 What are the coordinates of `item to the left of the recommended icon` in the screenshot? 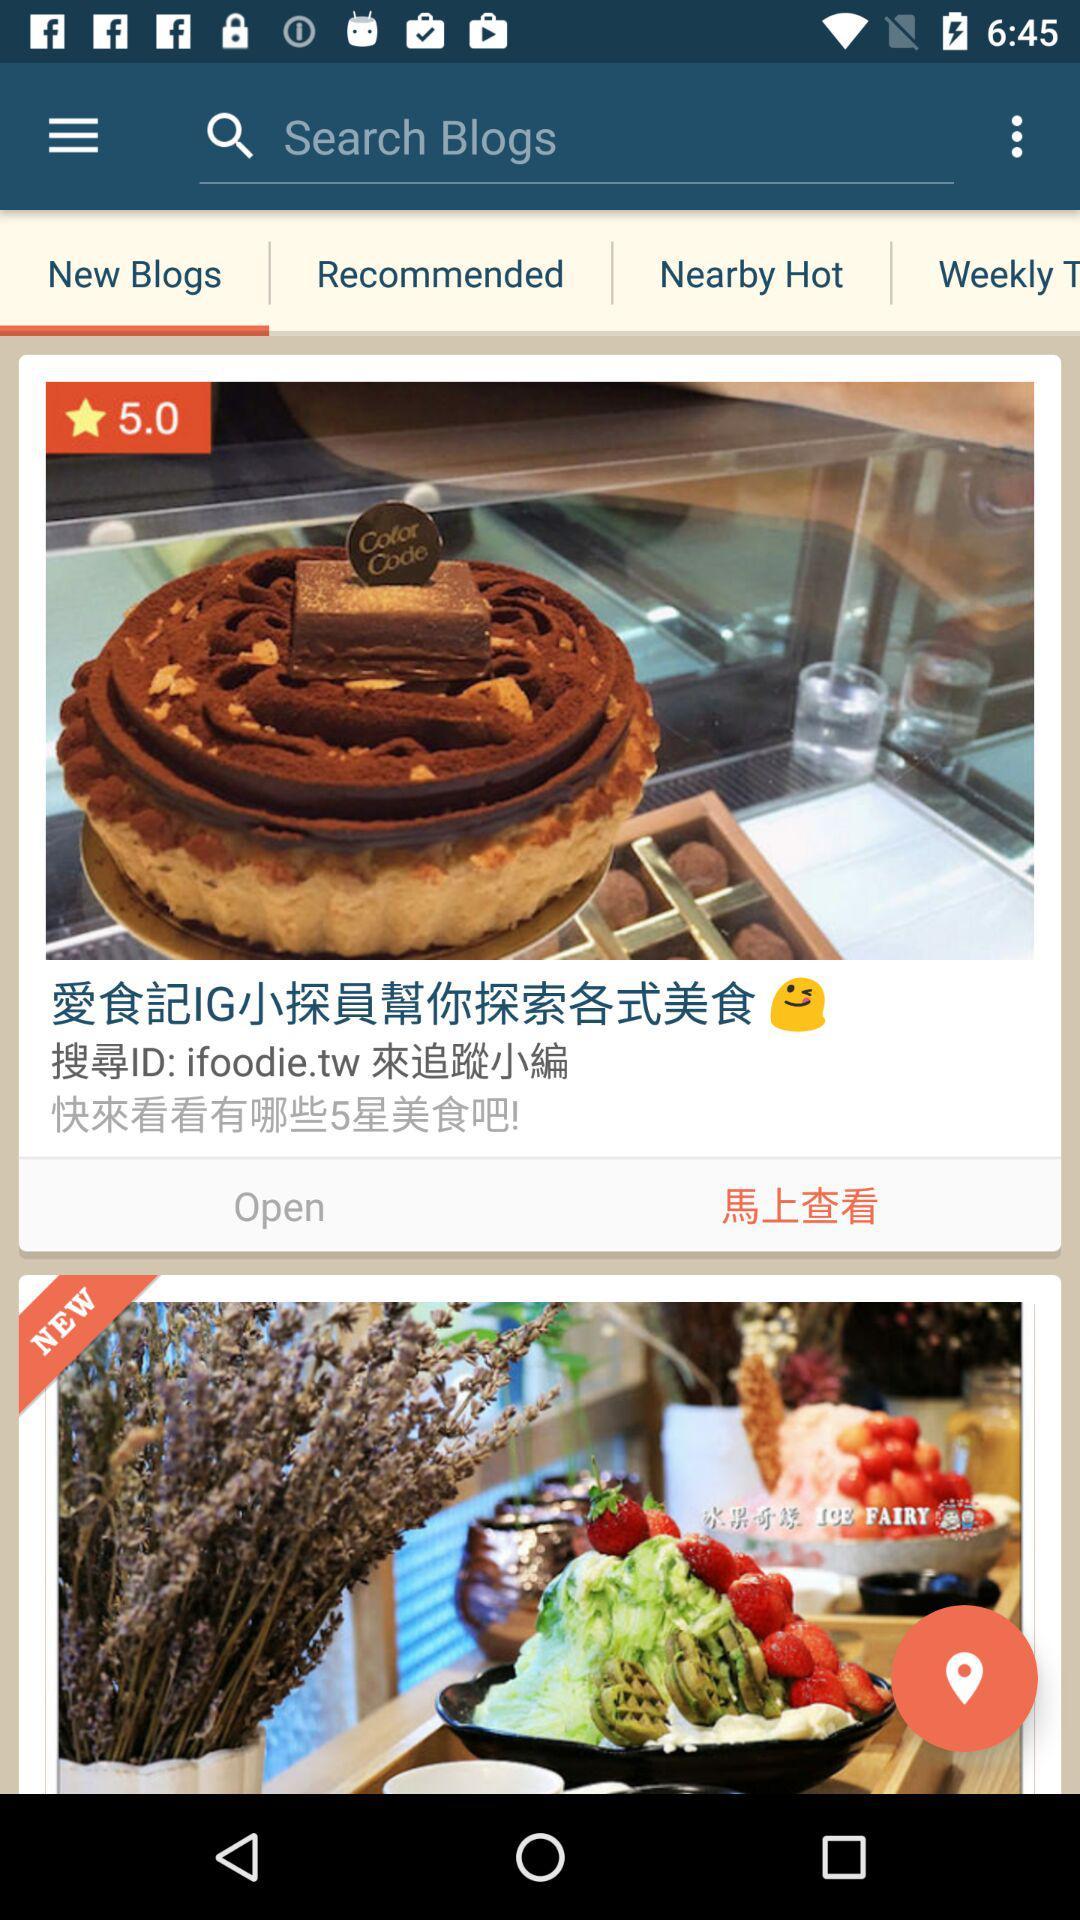 It's located at (134, 272).